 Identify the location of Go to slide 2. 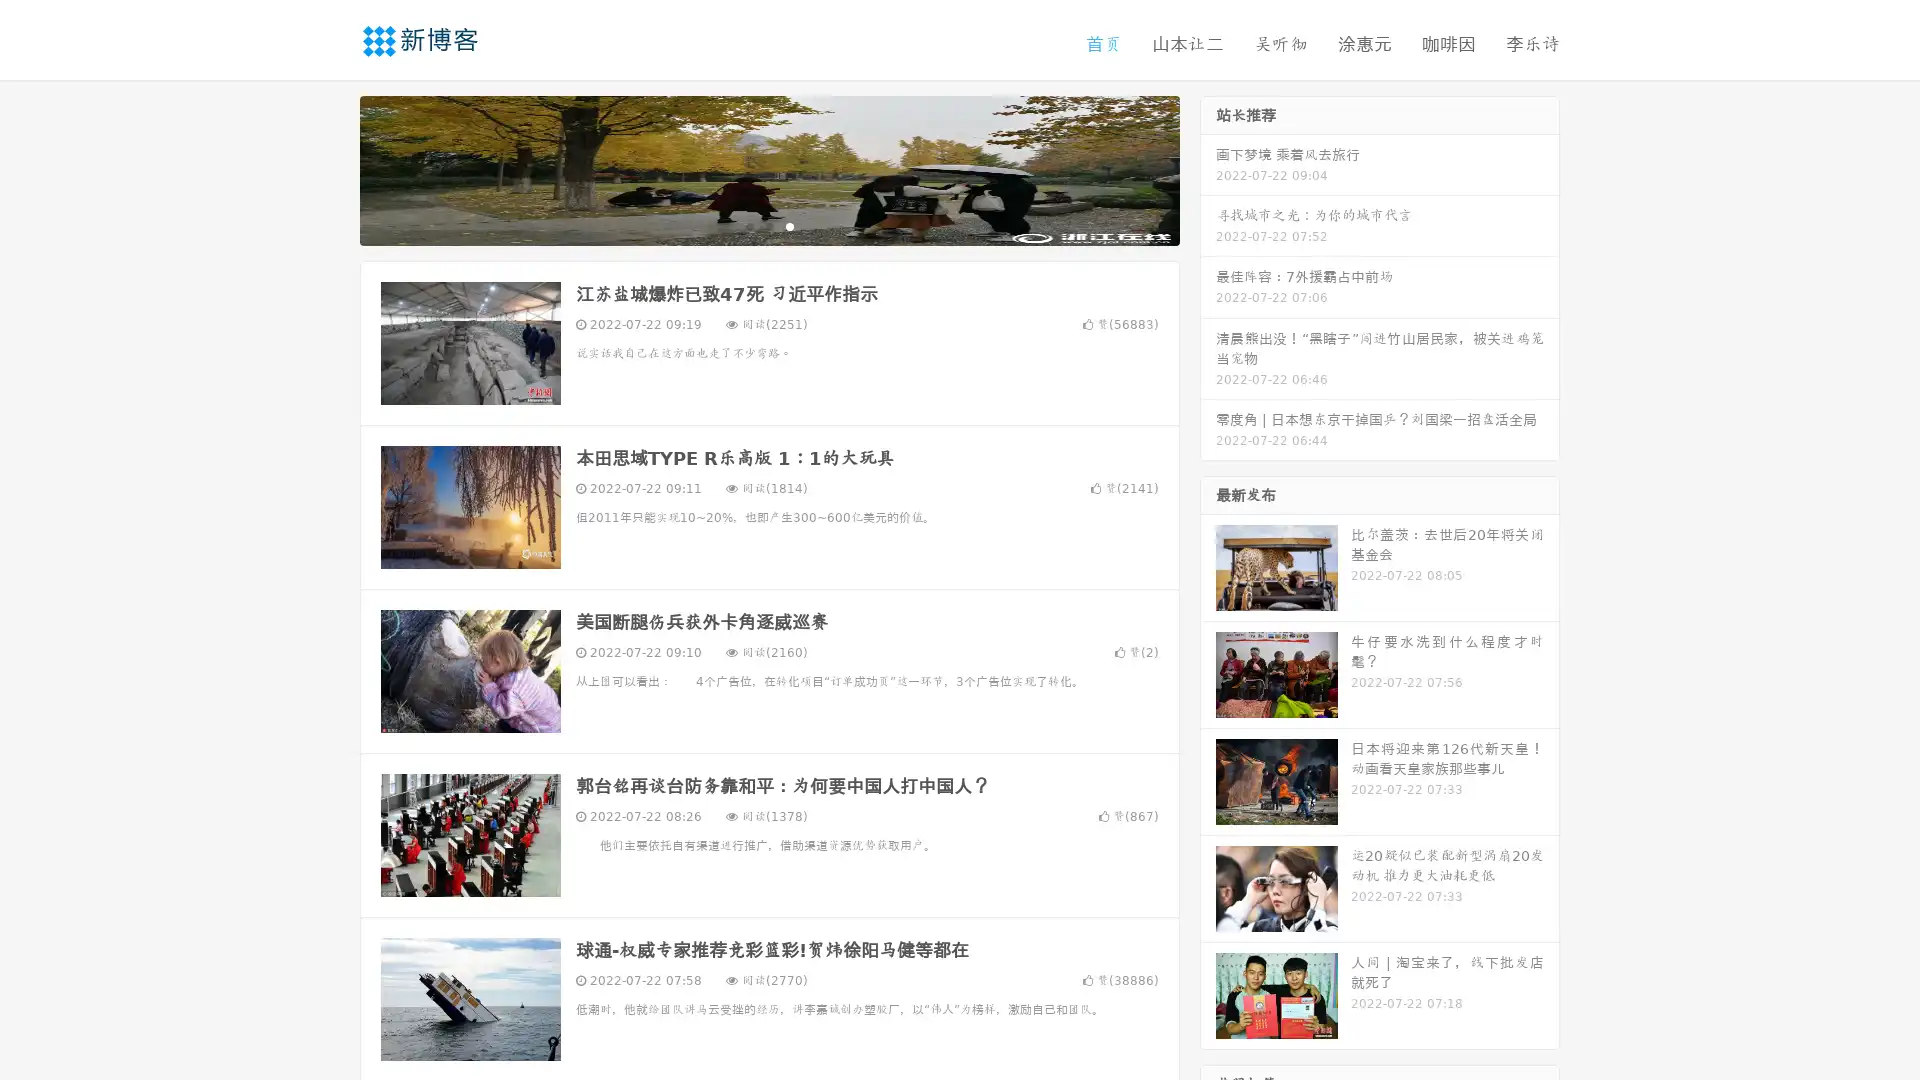
(768, 225).